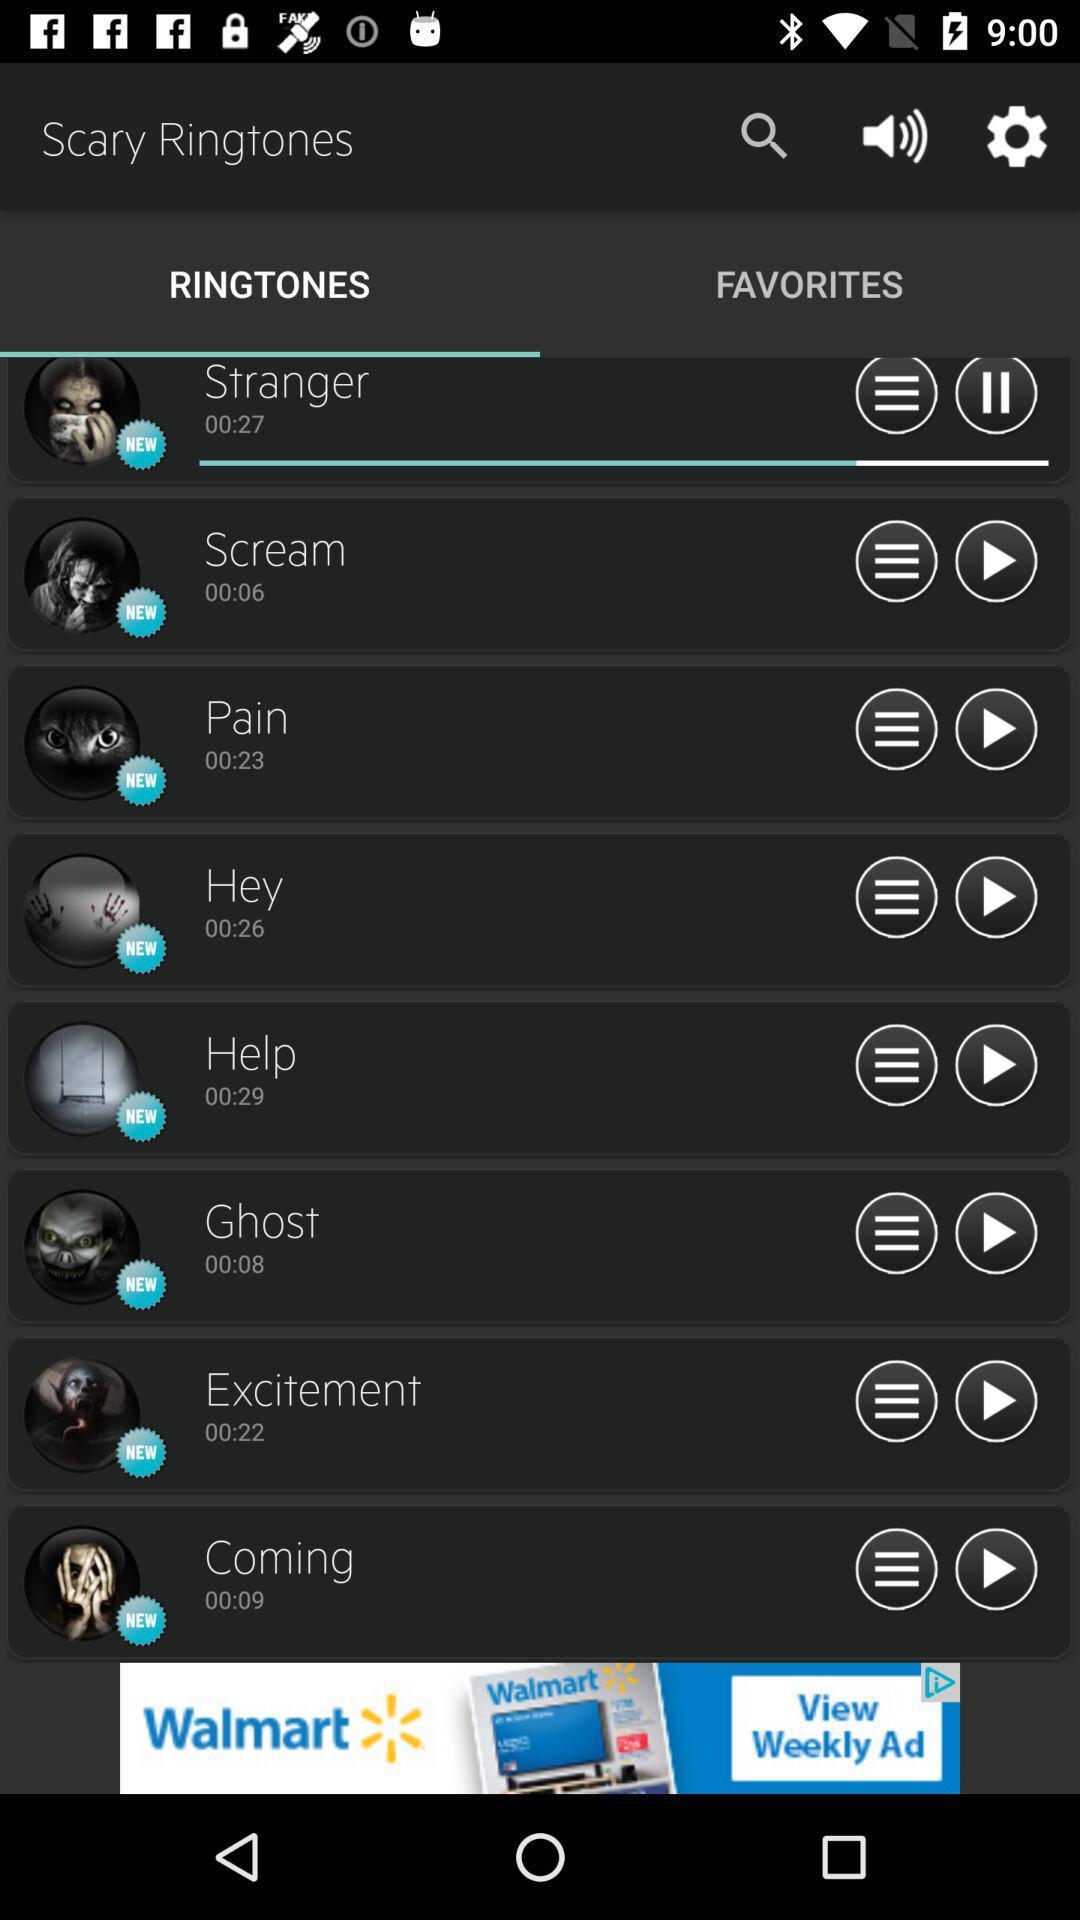  Describe the element at coordinates (895, 897) in the screenshot. I see `see ringtone details` at that location.